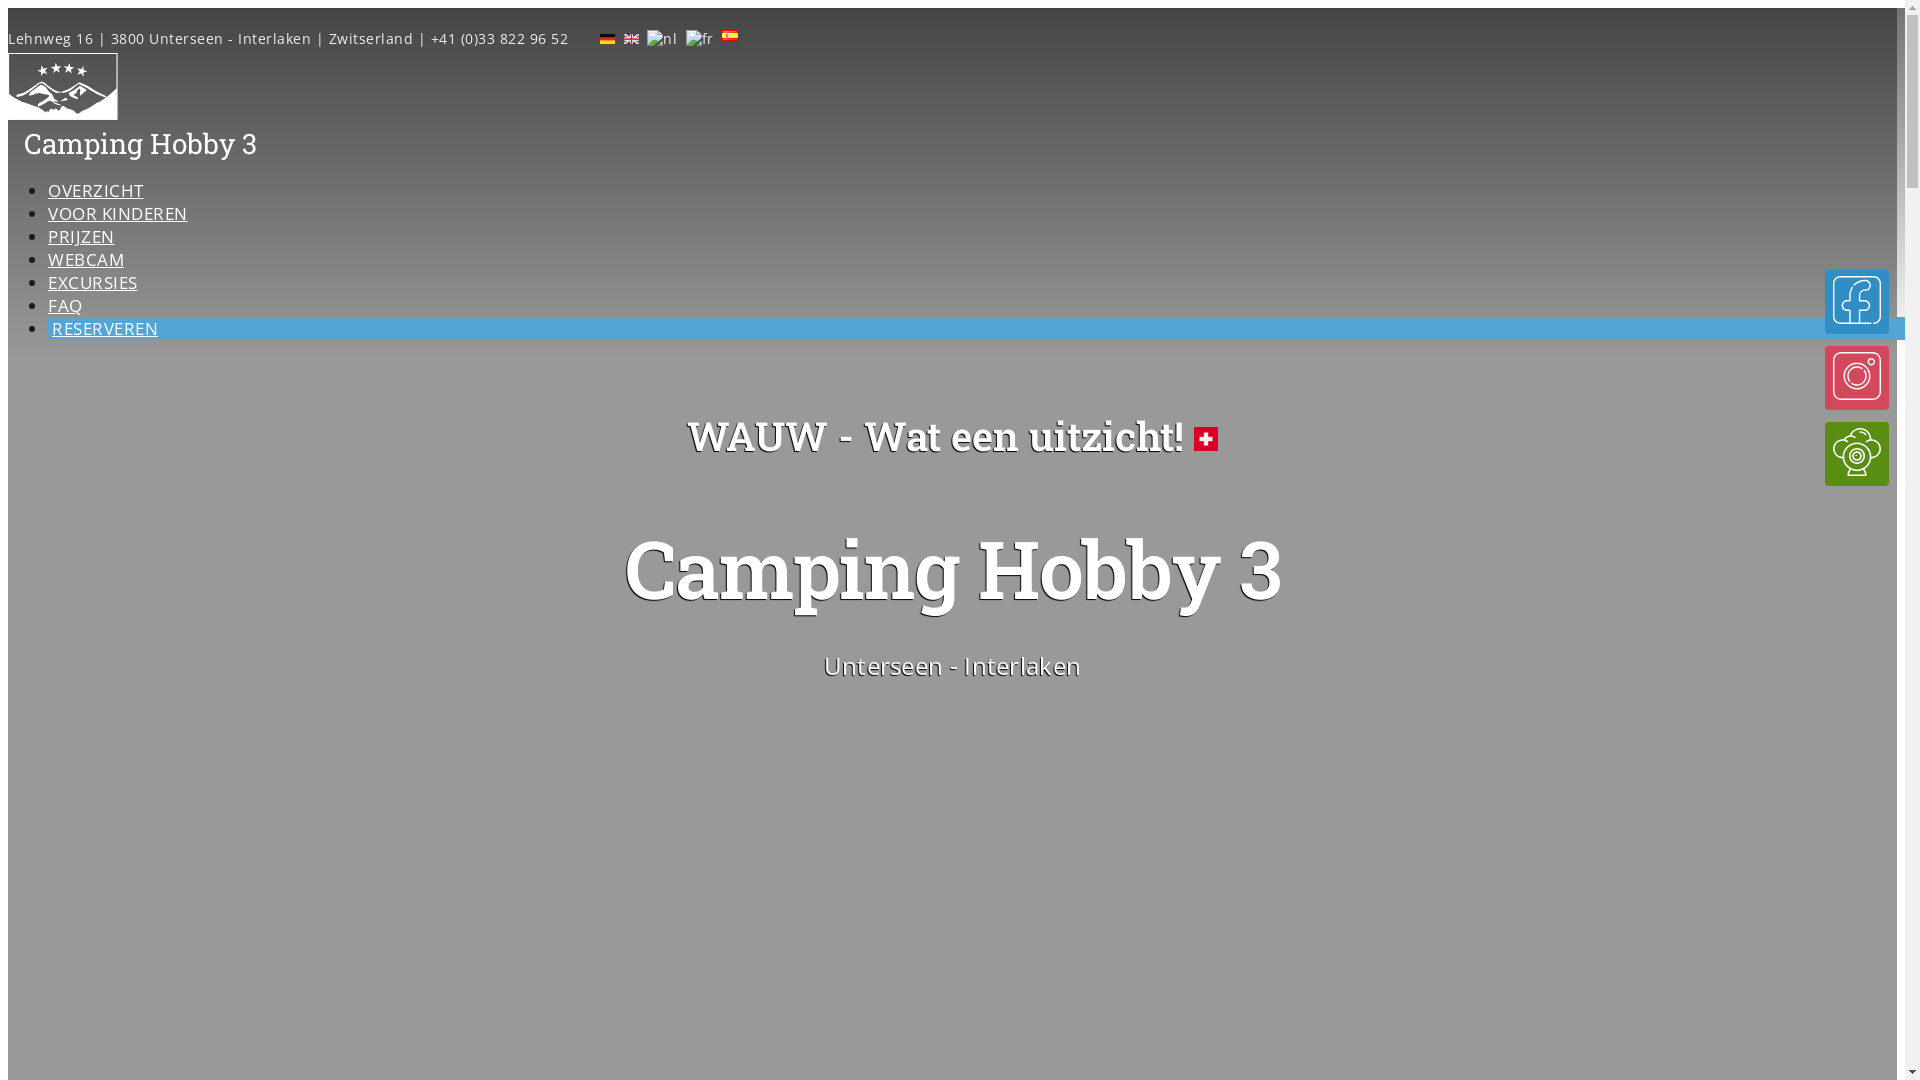 The image size is (1920, 1080). I want to click on 'EXCURSIES', so click(91, 282).